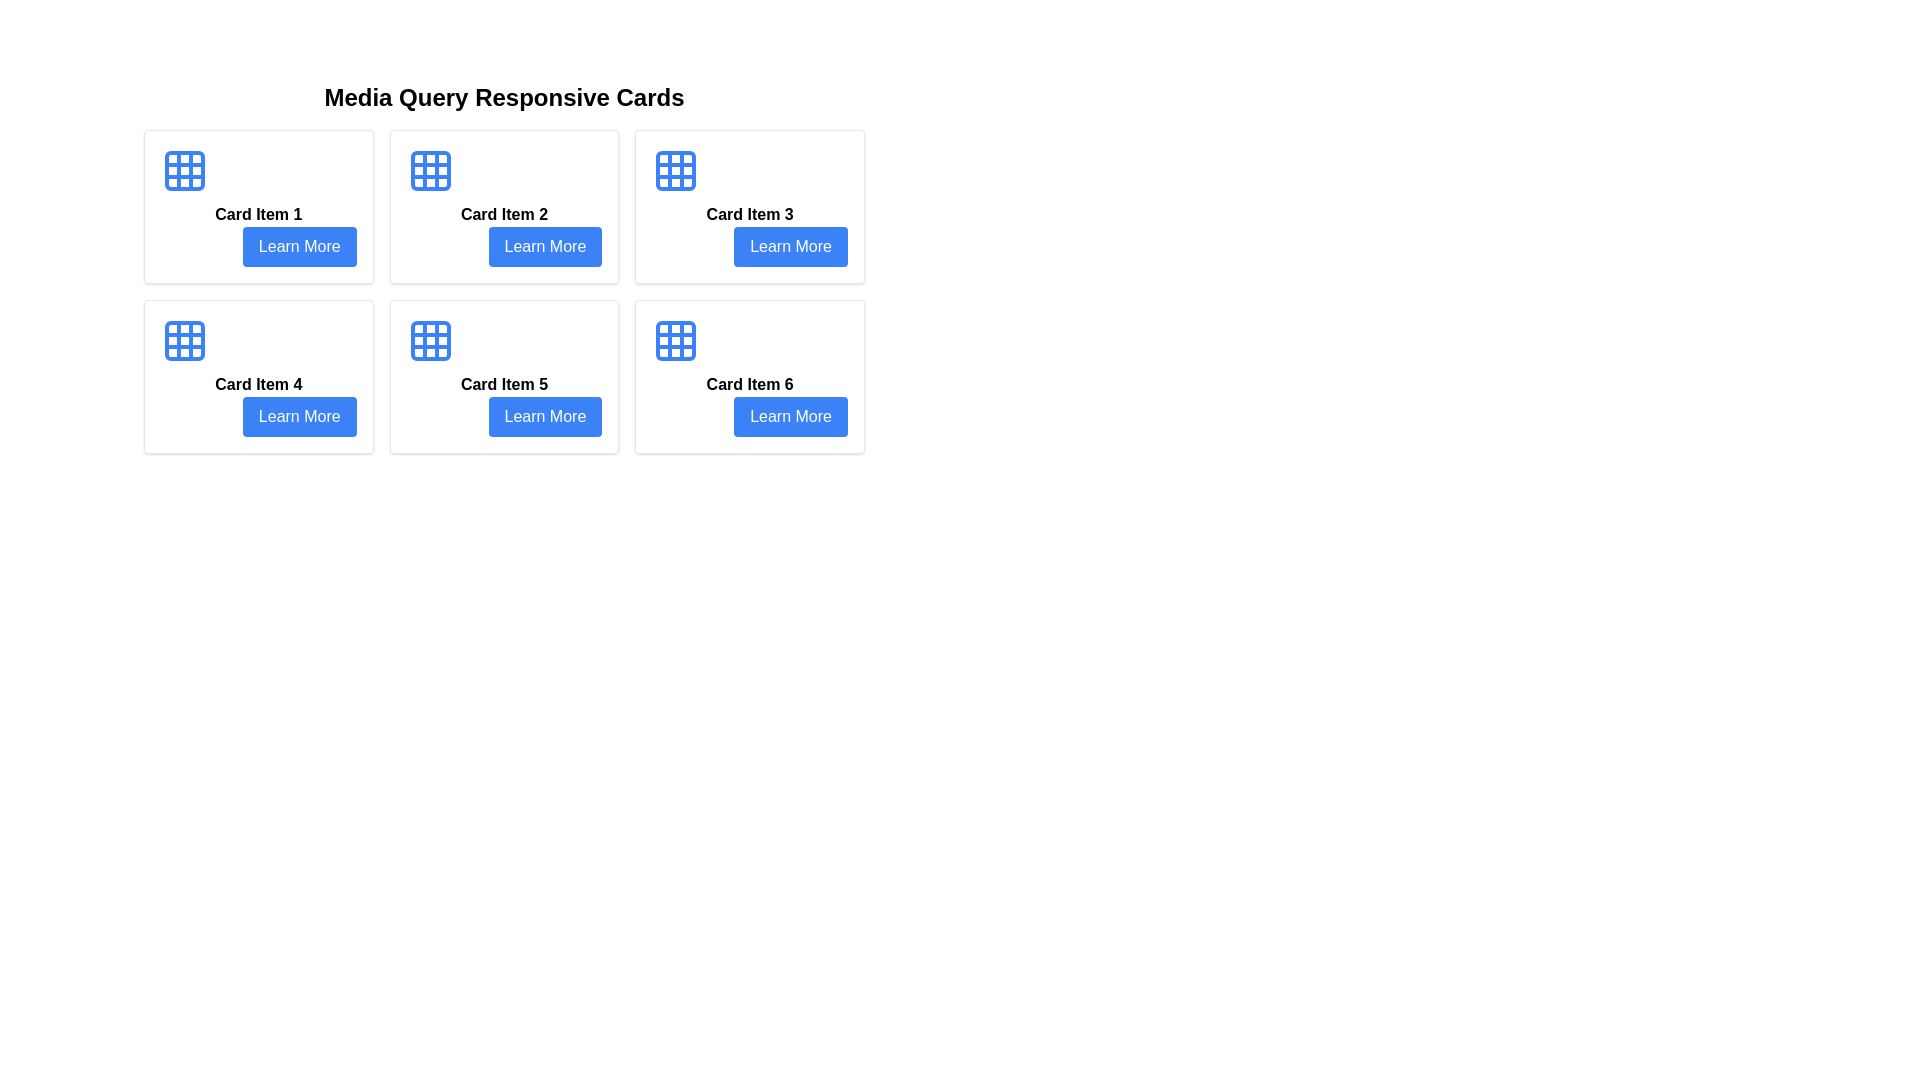 The height and width of the screenshot is (1080, 1920). Describe the element at coordinates (429, 339) in the screenshot. I see `the Graphic icon component, which is the top-left cell of the 3x3 grid structure within the Card Item 5 visual icon` at that location.